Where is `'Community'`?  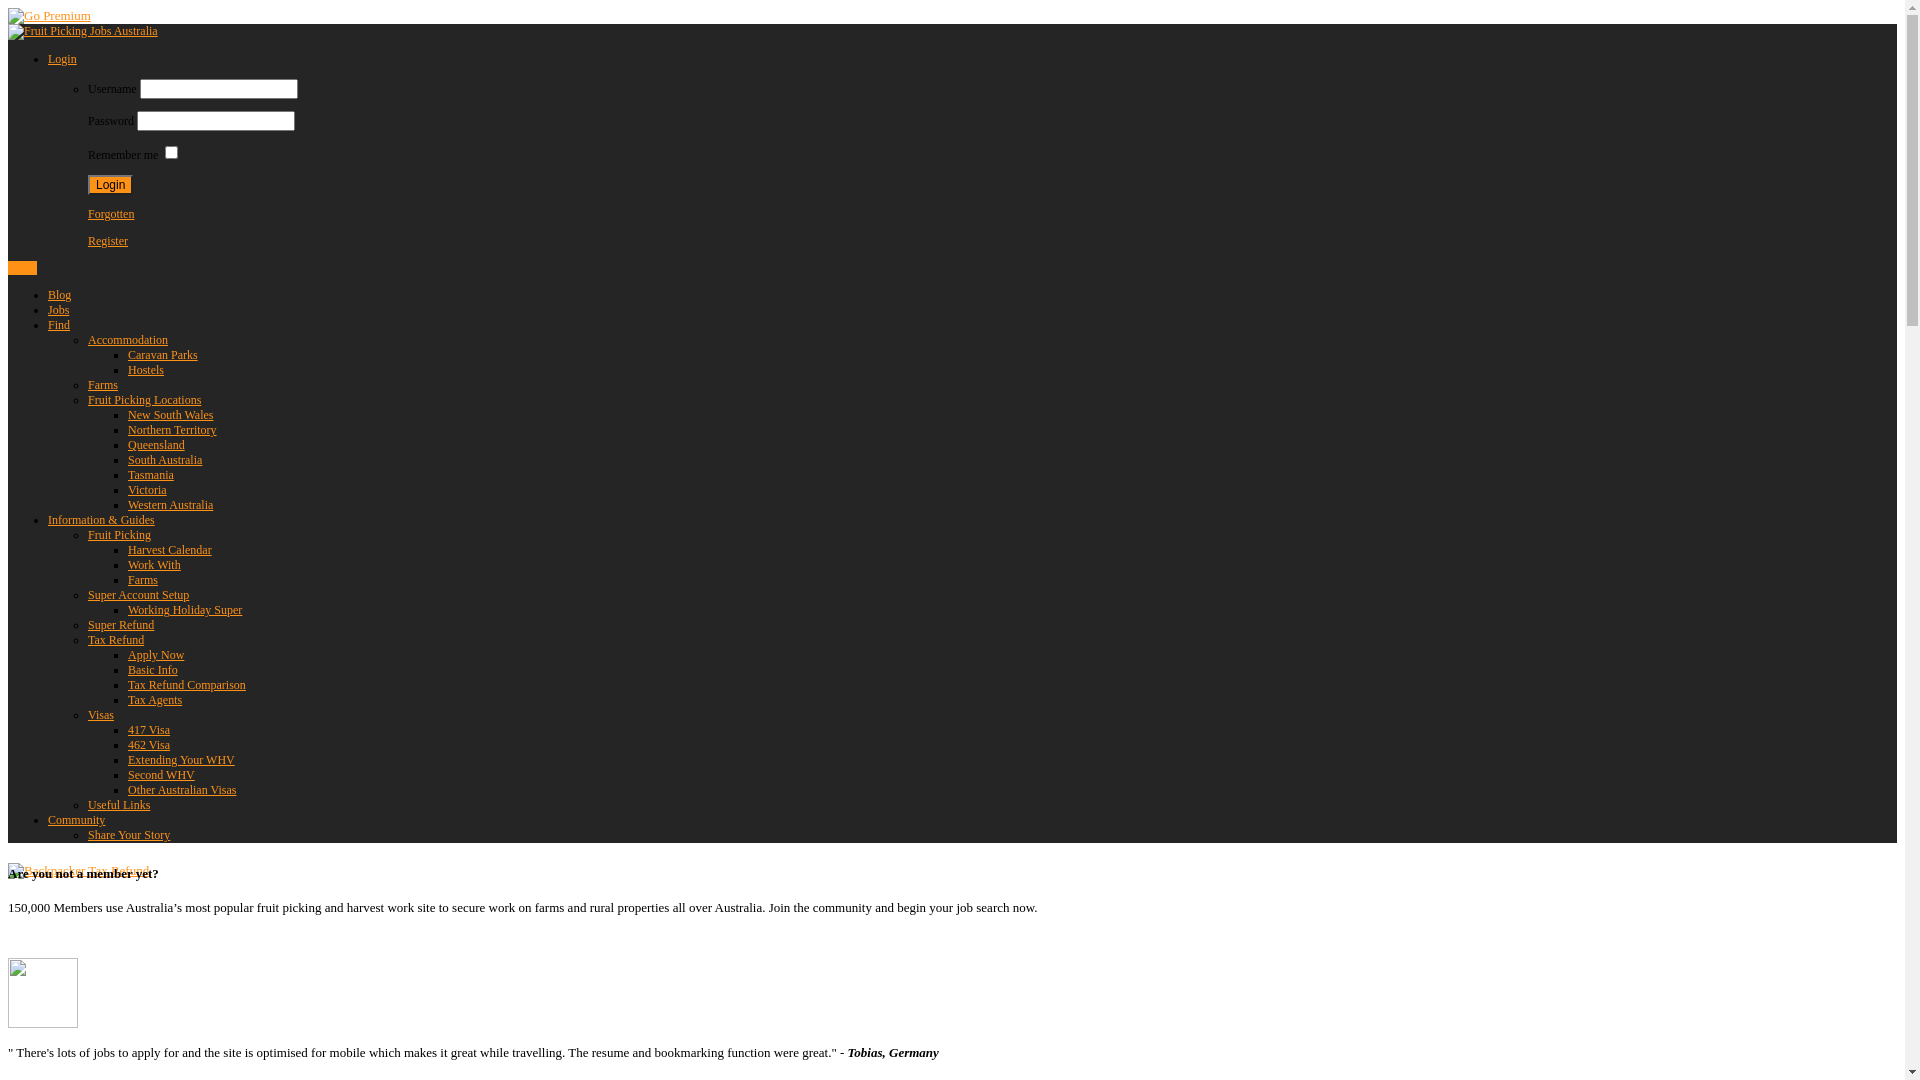 'Community' is located at coordinates (76, 820).